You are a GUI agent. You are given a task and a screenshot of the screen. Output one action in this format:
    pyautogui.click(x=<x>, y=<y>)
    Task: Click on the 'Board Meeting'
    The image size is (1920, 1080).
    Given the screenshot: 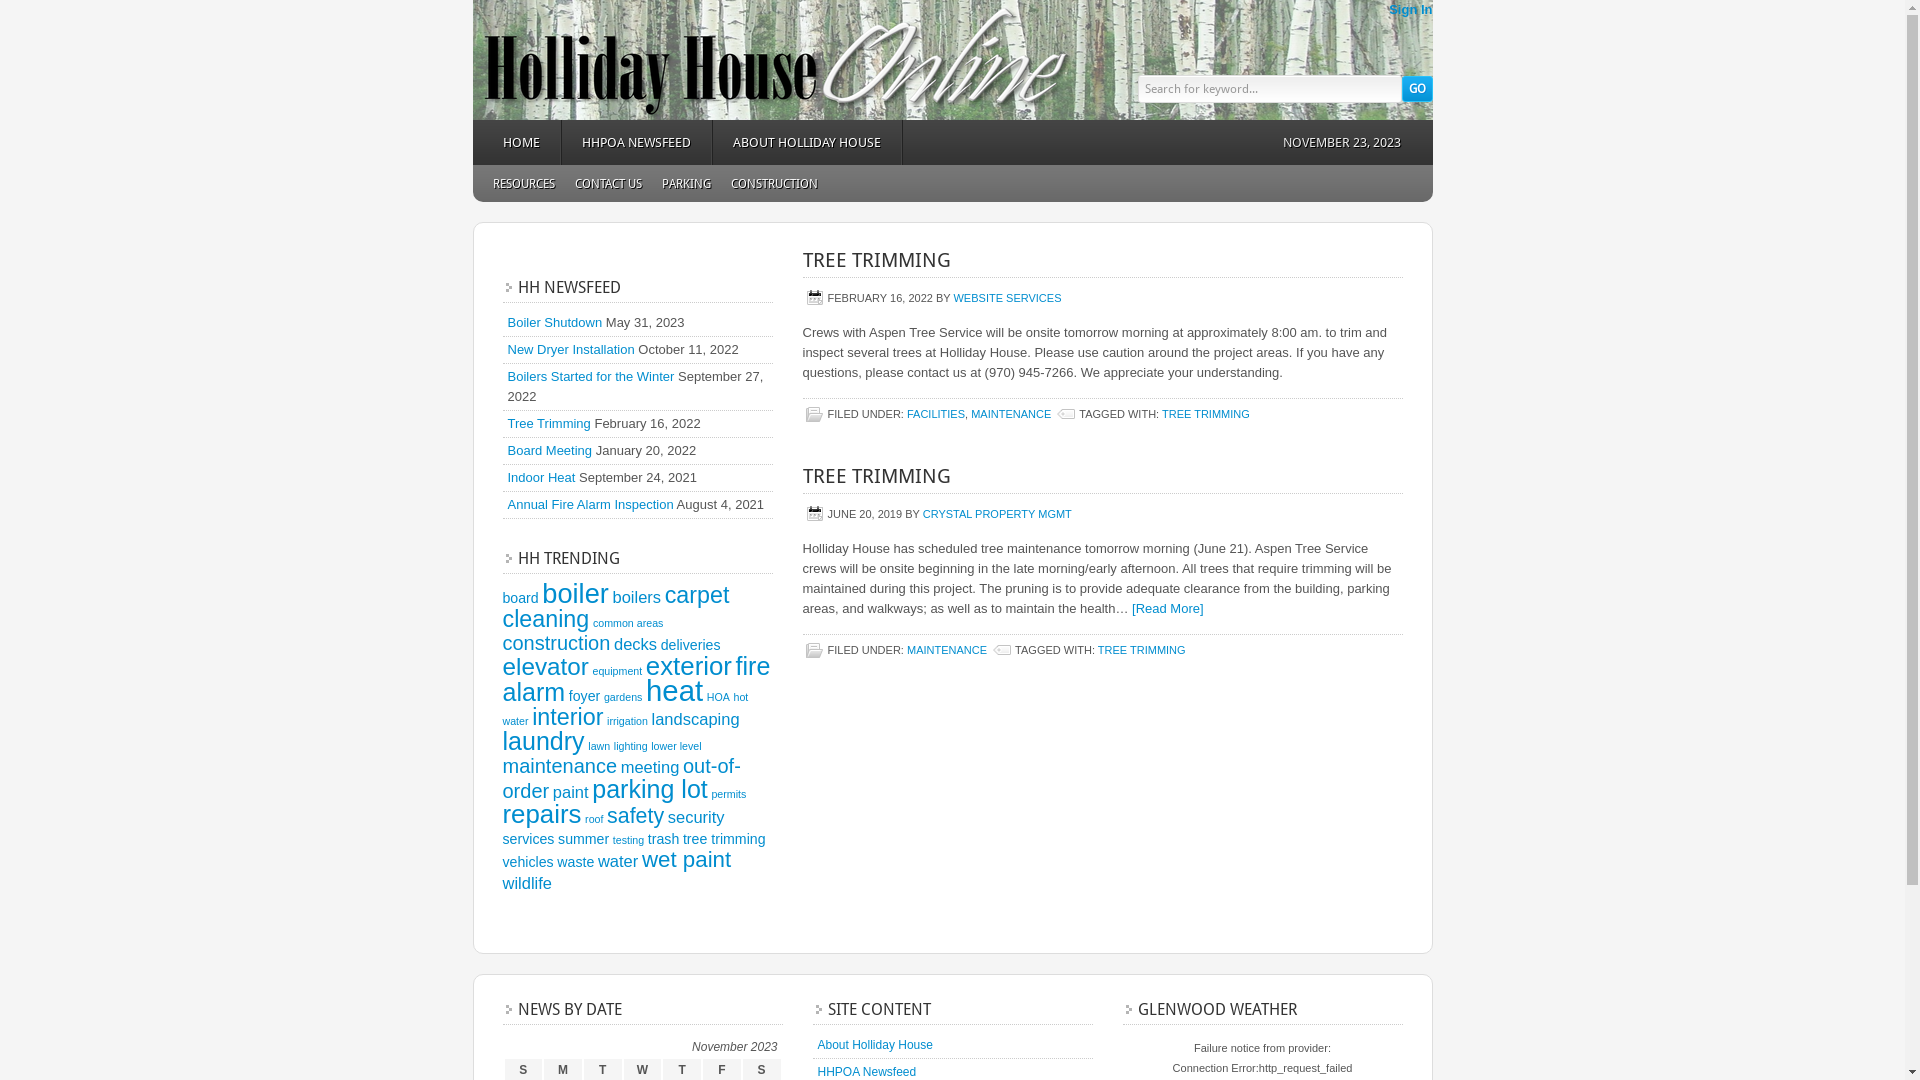 What is the action you would take?
    pyautogui.click(x=550, y=450)
    